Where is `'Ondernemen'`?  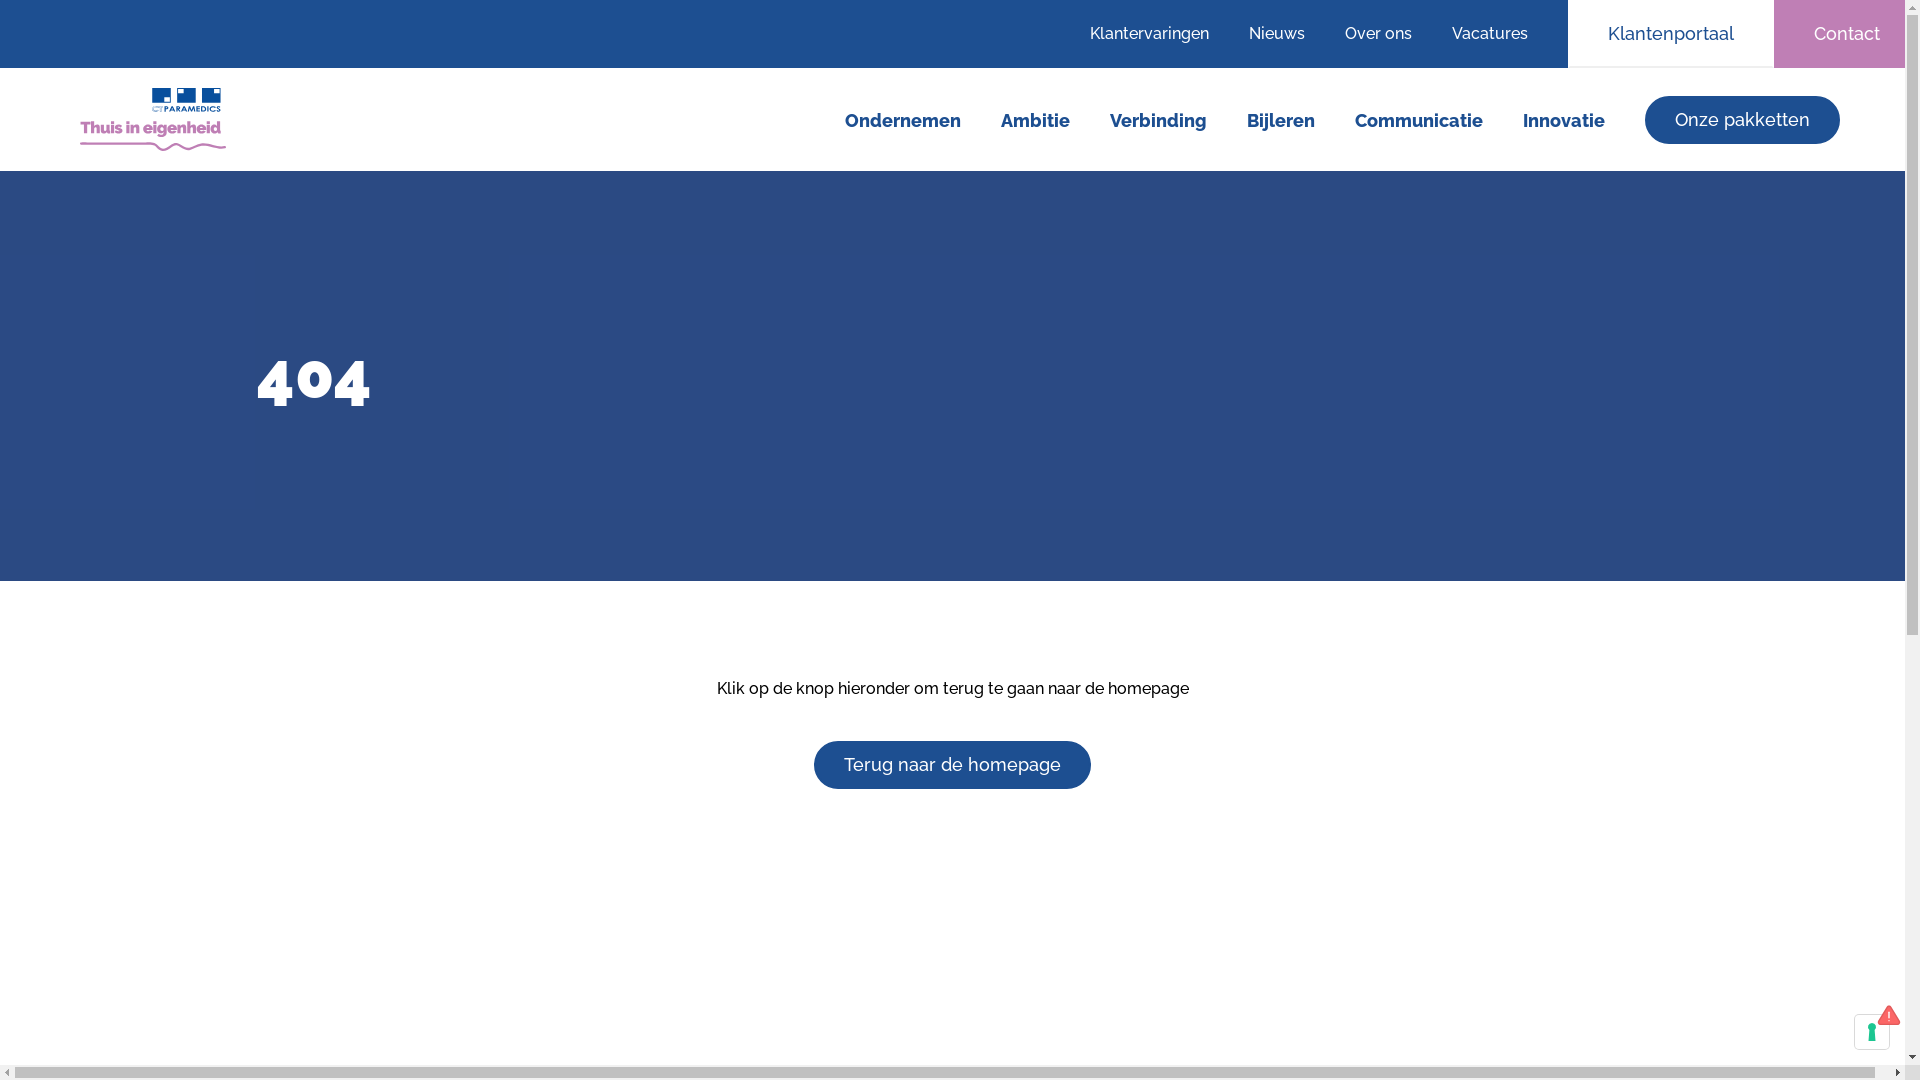 'Ondernemen' is located at coordinates (901, 120).